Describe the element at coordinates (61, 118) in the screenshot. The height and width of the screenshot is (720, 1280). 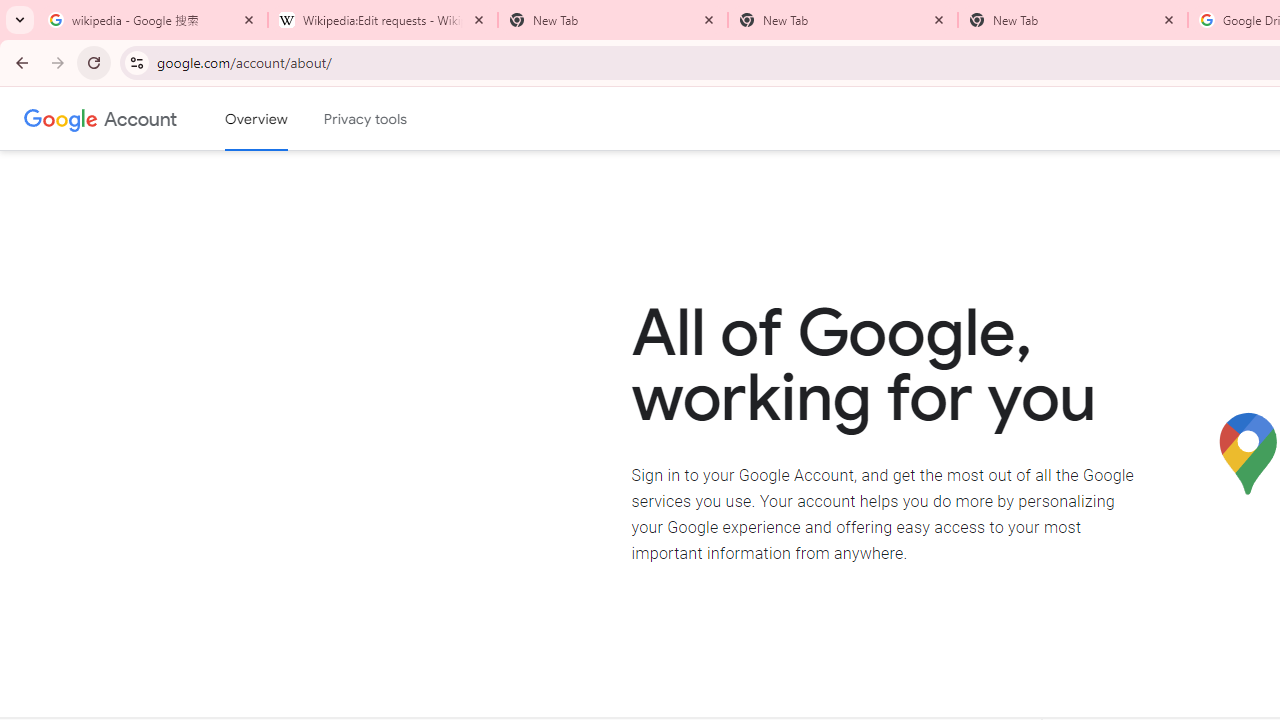
I see `'Google logo'` at that location.